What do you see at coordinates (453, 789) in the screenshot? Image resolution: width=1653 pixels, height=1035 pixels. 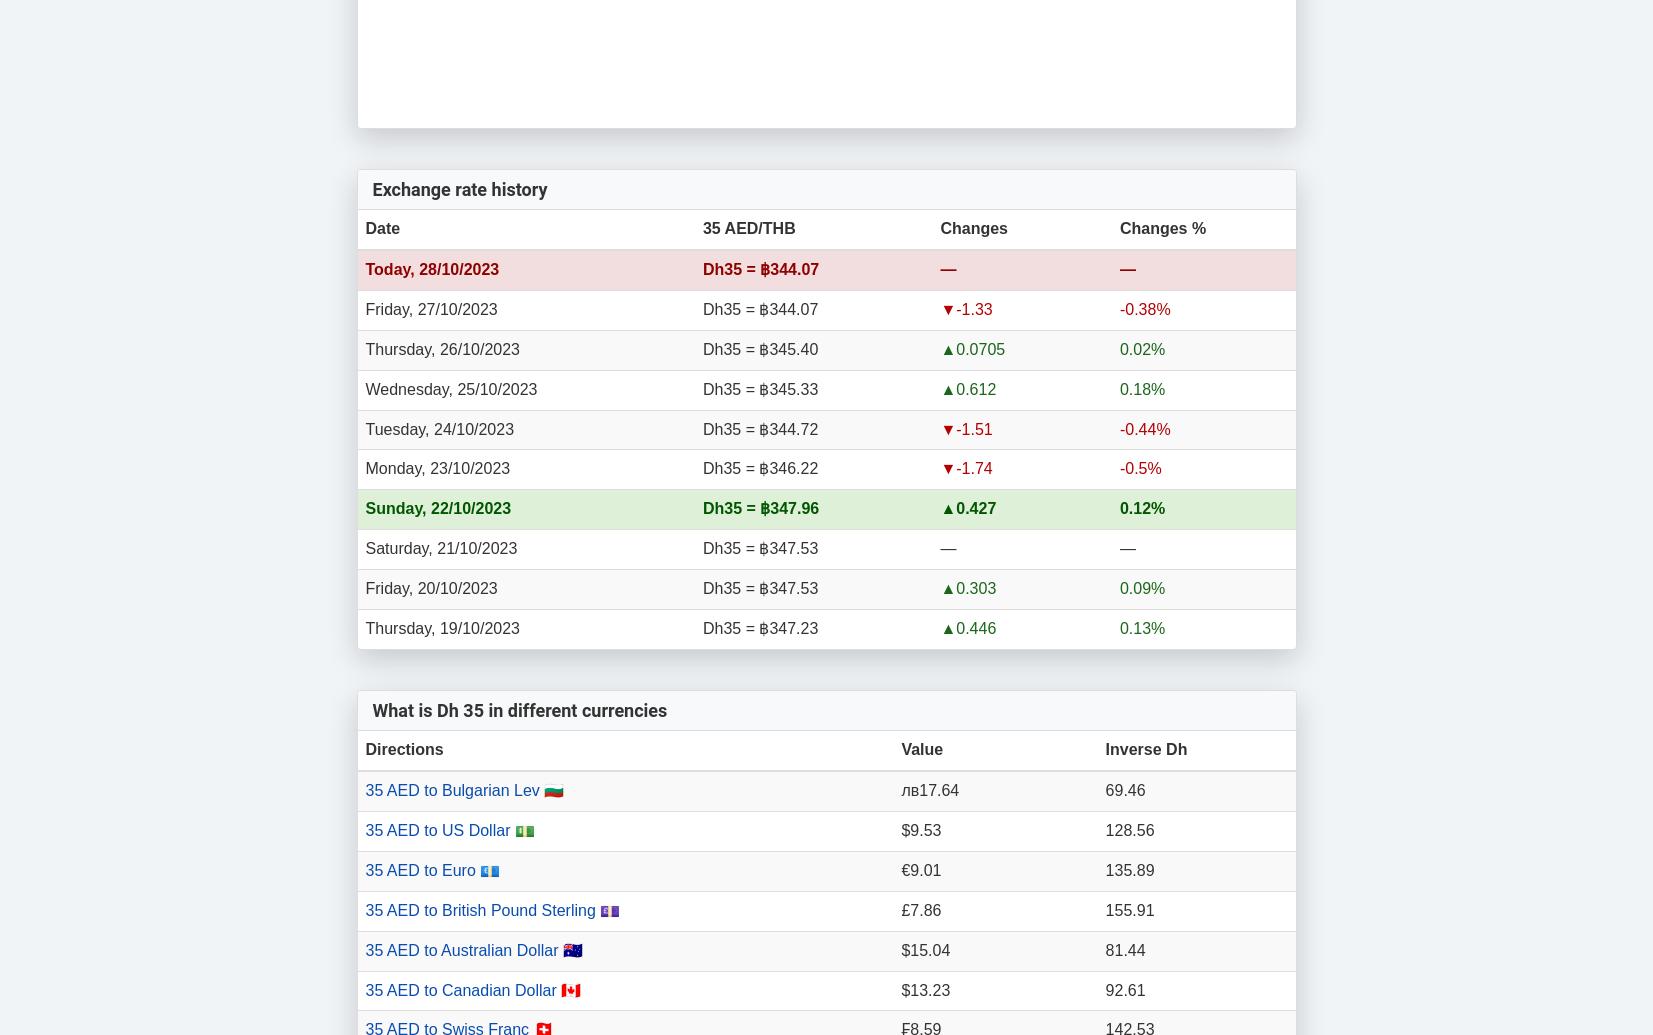 I see `'35 AED to Bulgarian Lev'` at bounding box center [453, 789].